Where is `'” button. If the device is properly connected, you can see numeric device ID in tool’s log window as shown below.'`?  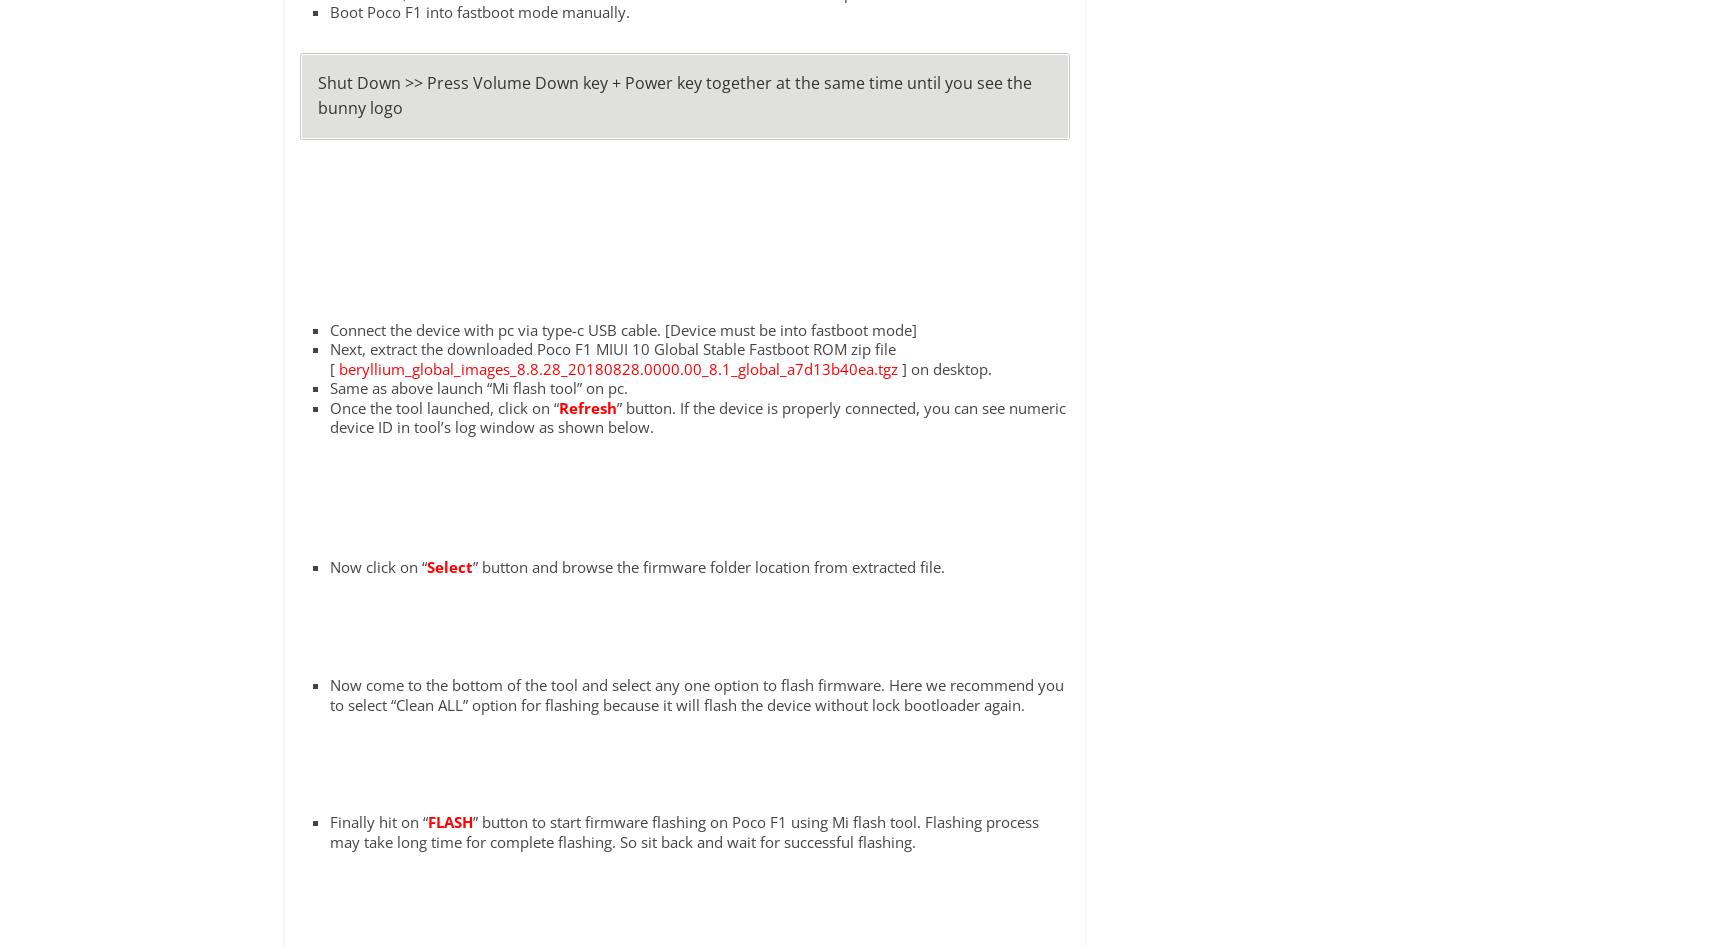 '” button. If the device is properly connected, you can see numeric device ID in tool’s log window as shown below.' is located at coordinates (695, 415).